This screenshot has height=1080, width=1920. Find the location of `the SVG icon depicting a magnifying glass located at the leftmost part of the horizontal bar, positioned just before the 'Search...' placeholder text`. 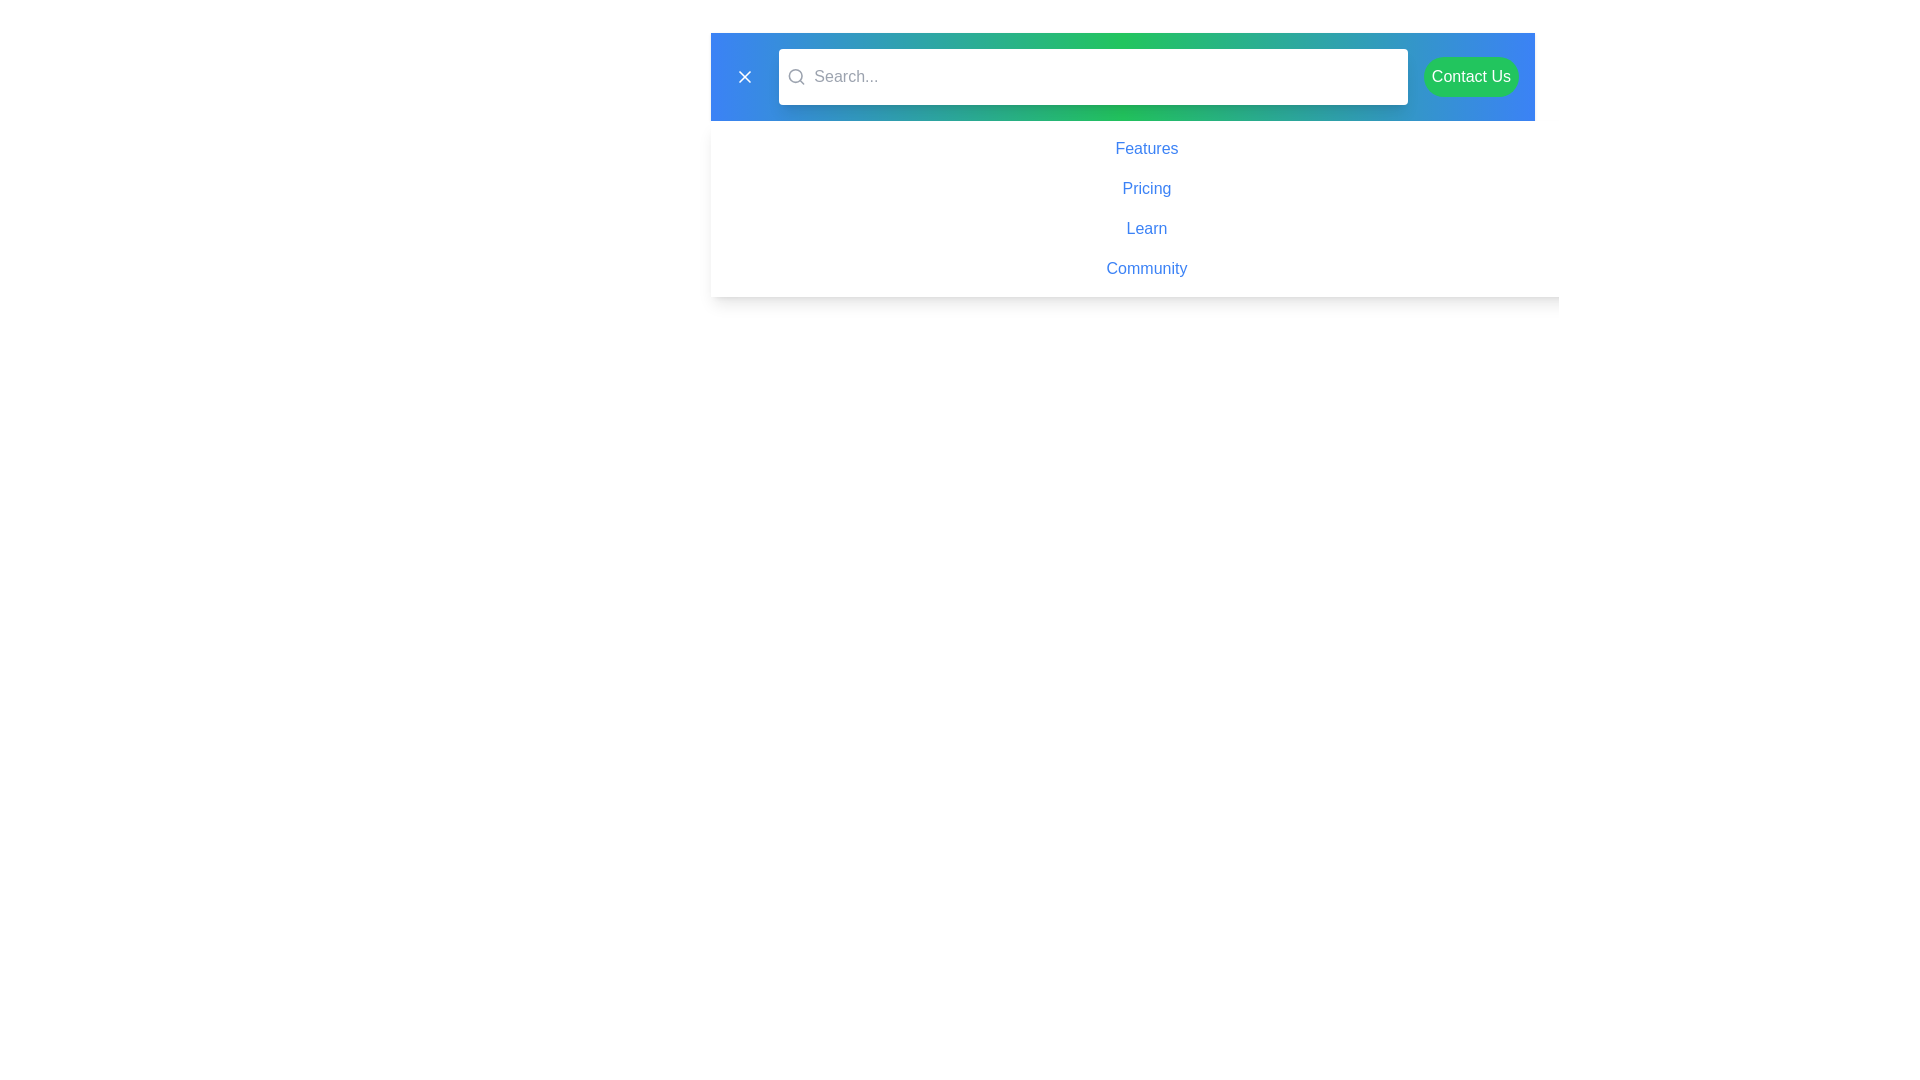

the SVG icon depicting a magnifying glass located at the leftmost part of the horizontal bar, positioned just before the 'Search...' placeholder text is located at coordinates (795, 76).